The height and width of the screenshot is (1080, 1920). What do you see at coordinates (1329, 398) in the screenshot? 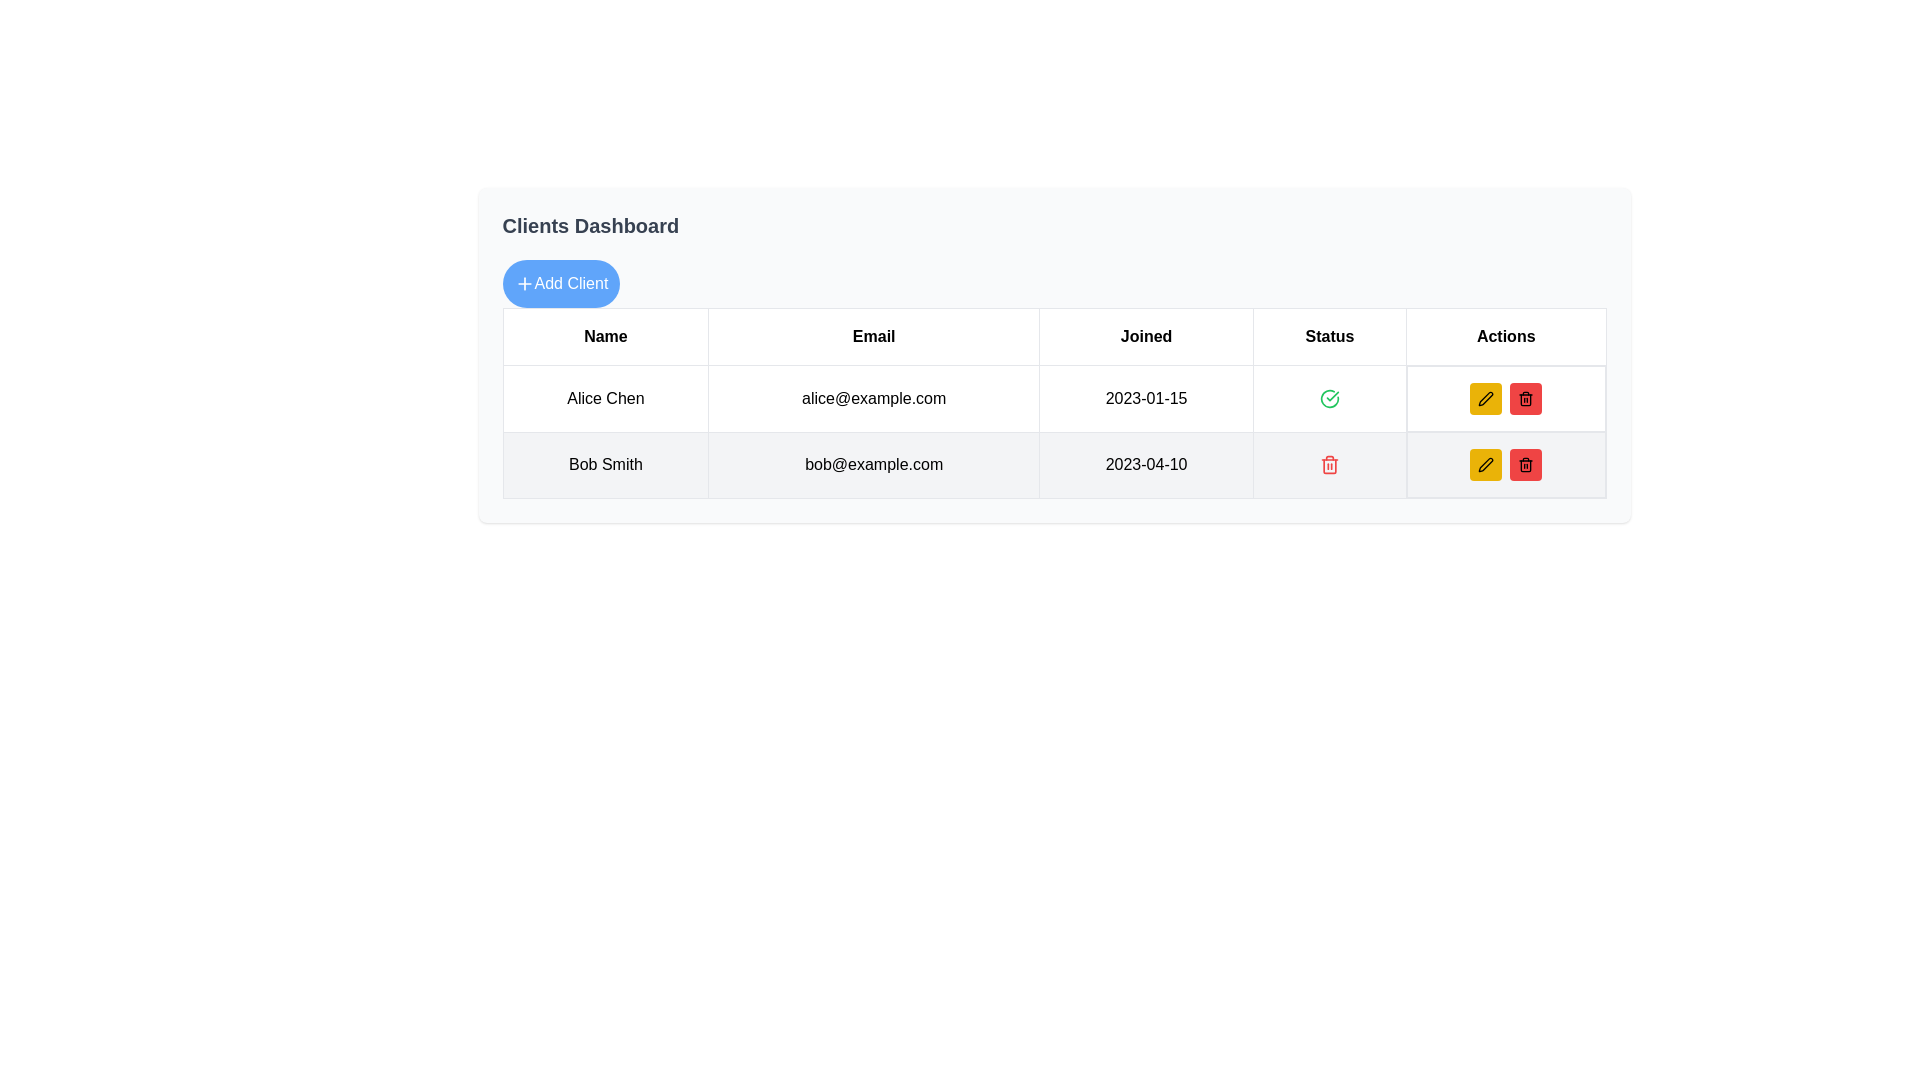
I see `the checkmark icon in the 'Status' column for user 'Alice Chen', which represents an approved status` at bounding box center [1329, 398].